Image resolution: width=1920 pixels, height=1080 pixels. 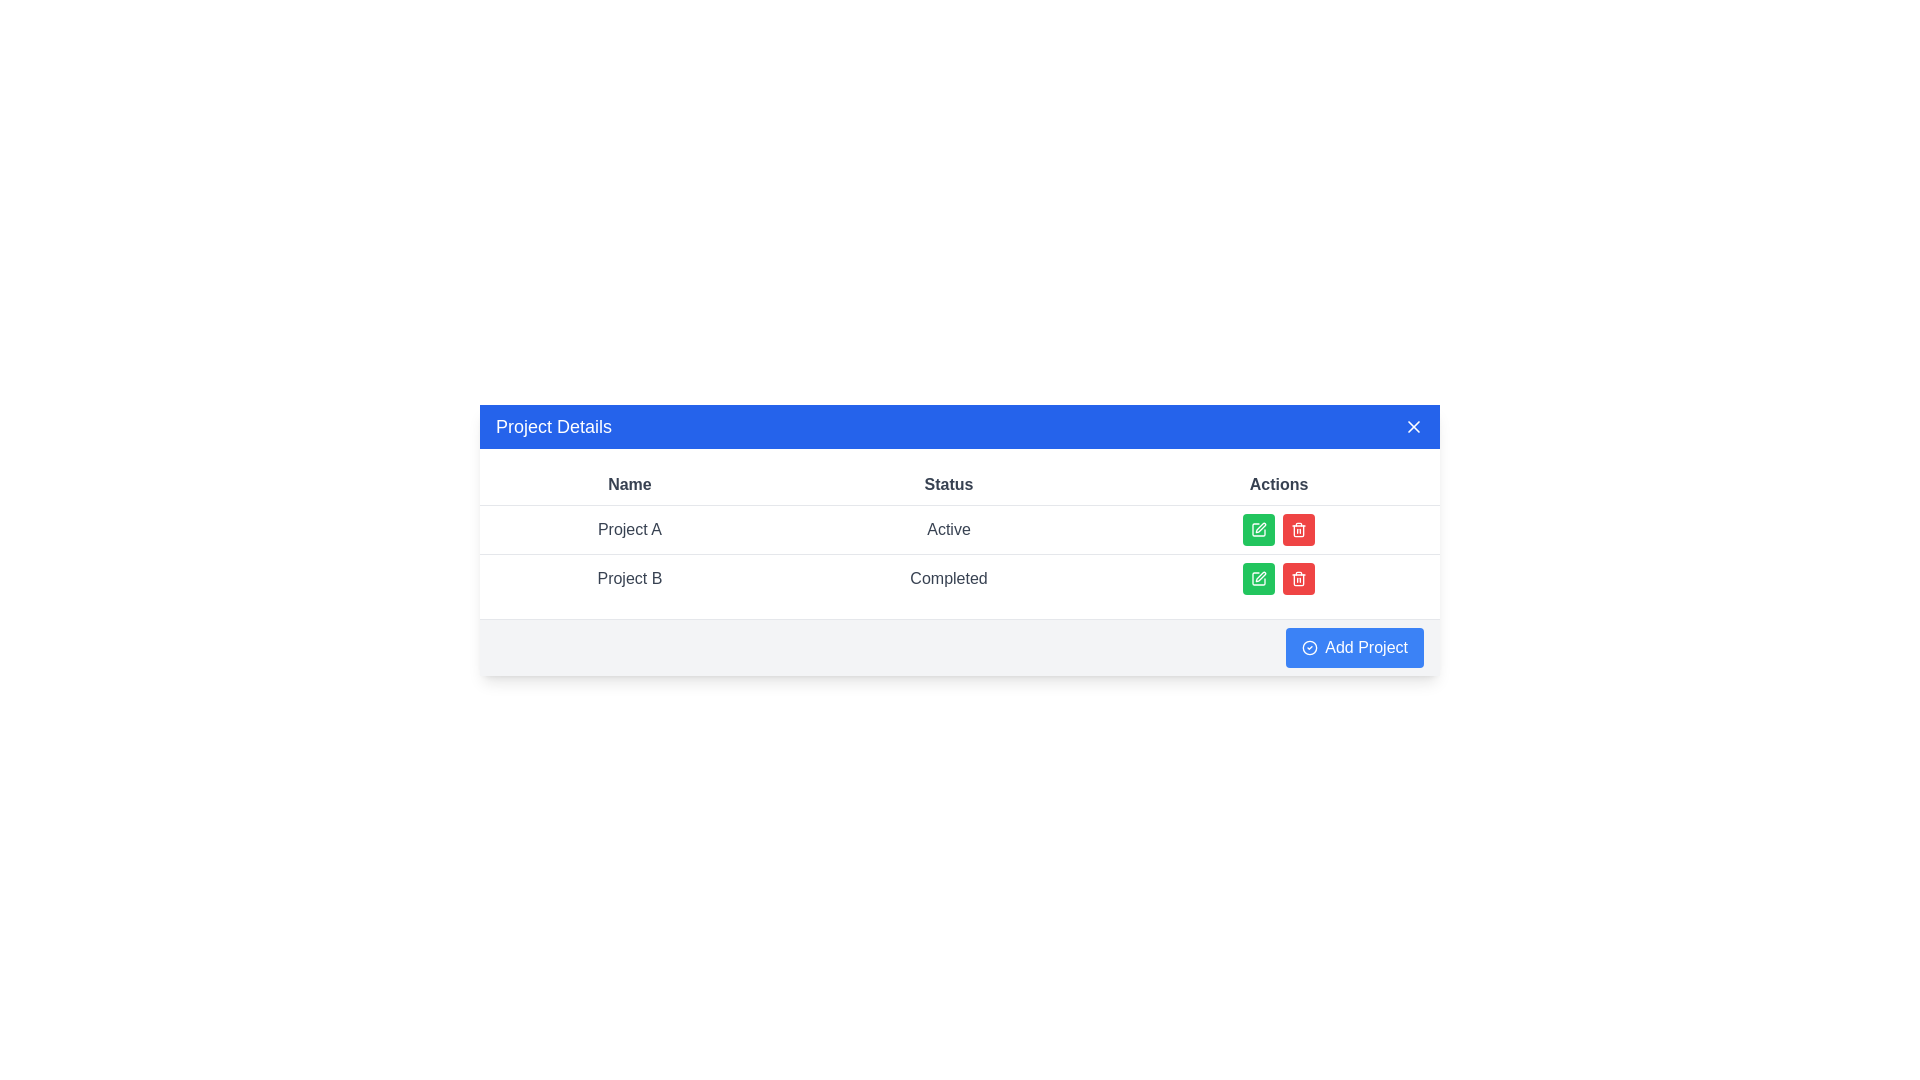 I want to click on the combined edit and delete buttons in the 'Actions' column of the first row for 'Project A', so click(x=1278, y=528).